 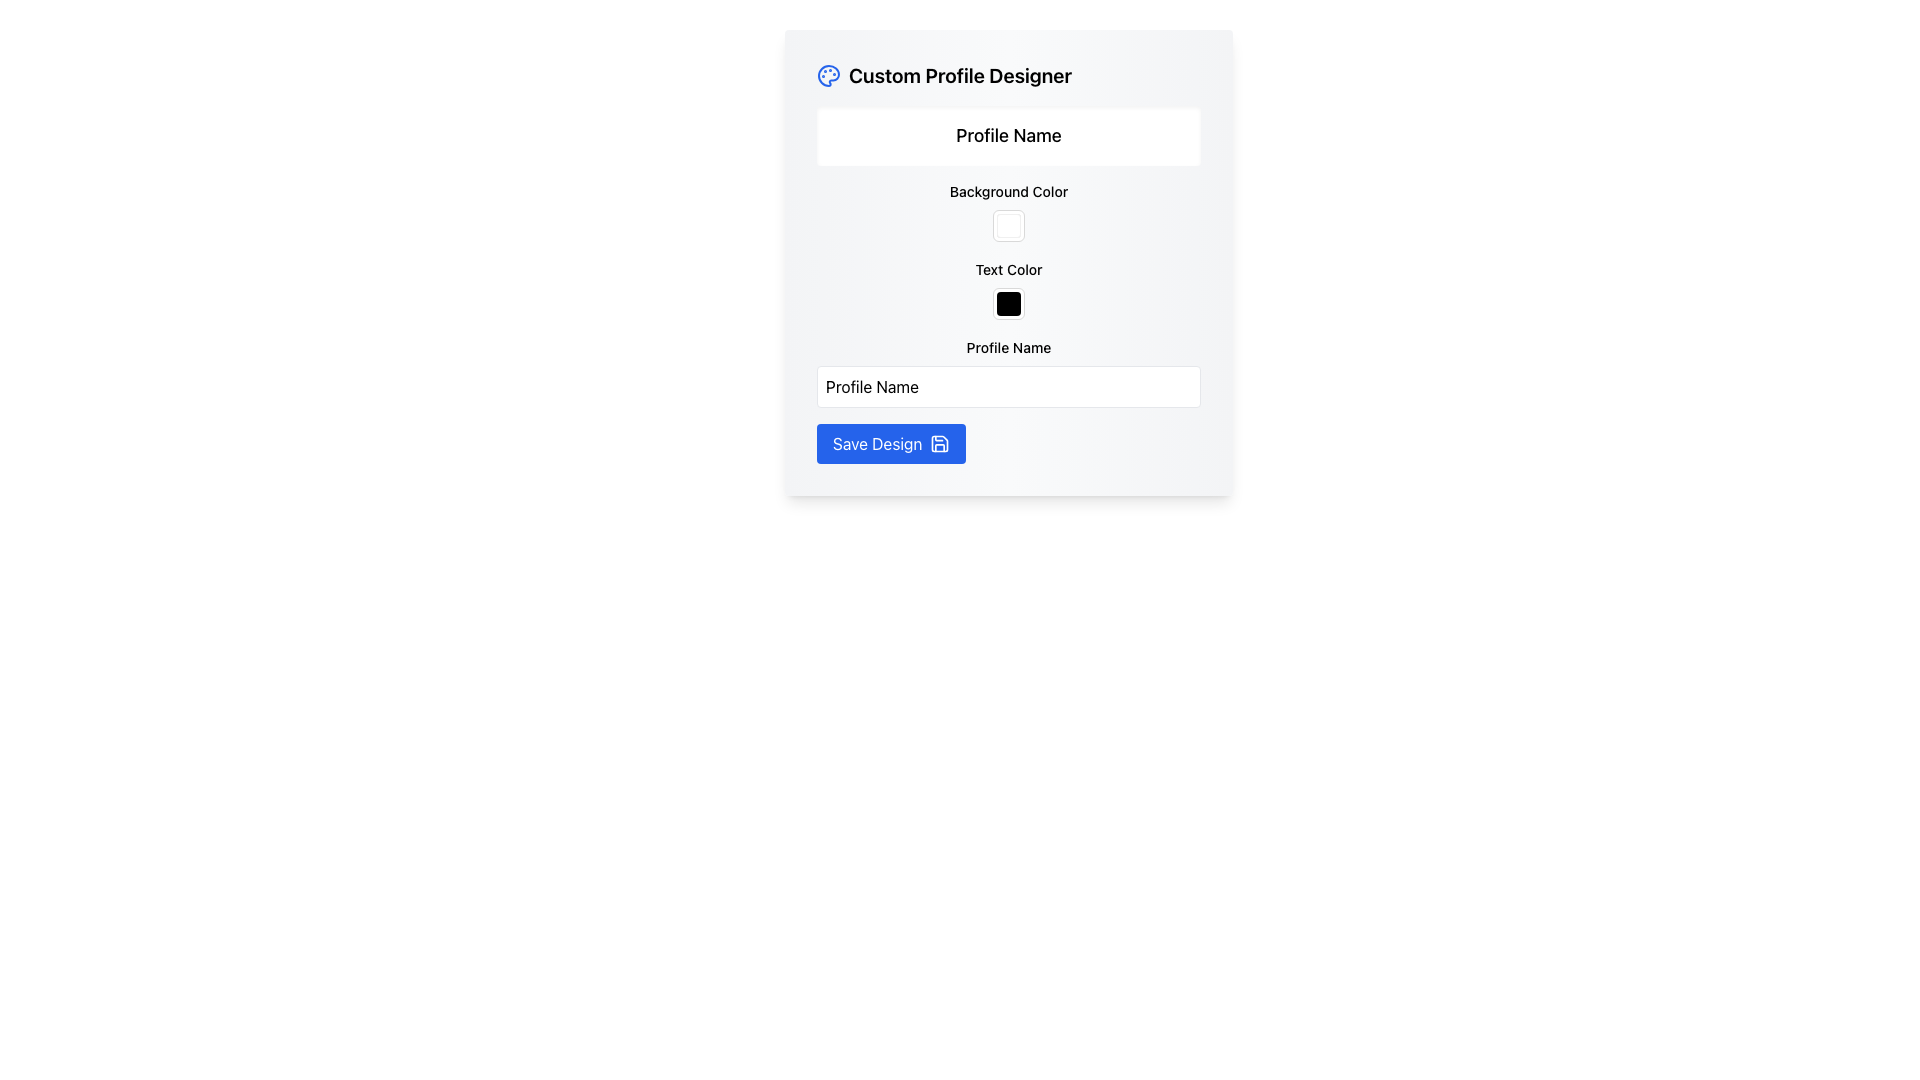 I want to click on the text label reading 'Background Color' located above the color selection box in the 'Custom Profile Designer' interface, so click(x=1008, y=192).